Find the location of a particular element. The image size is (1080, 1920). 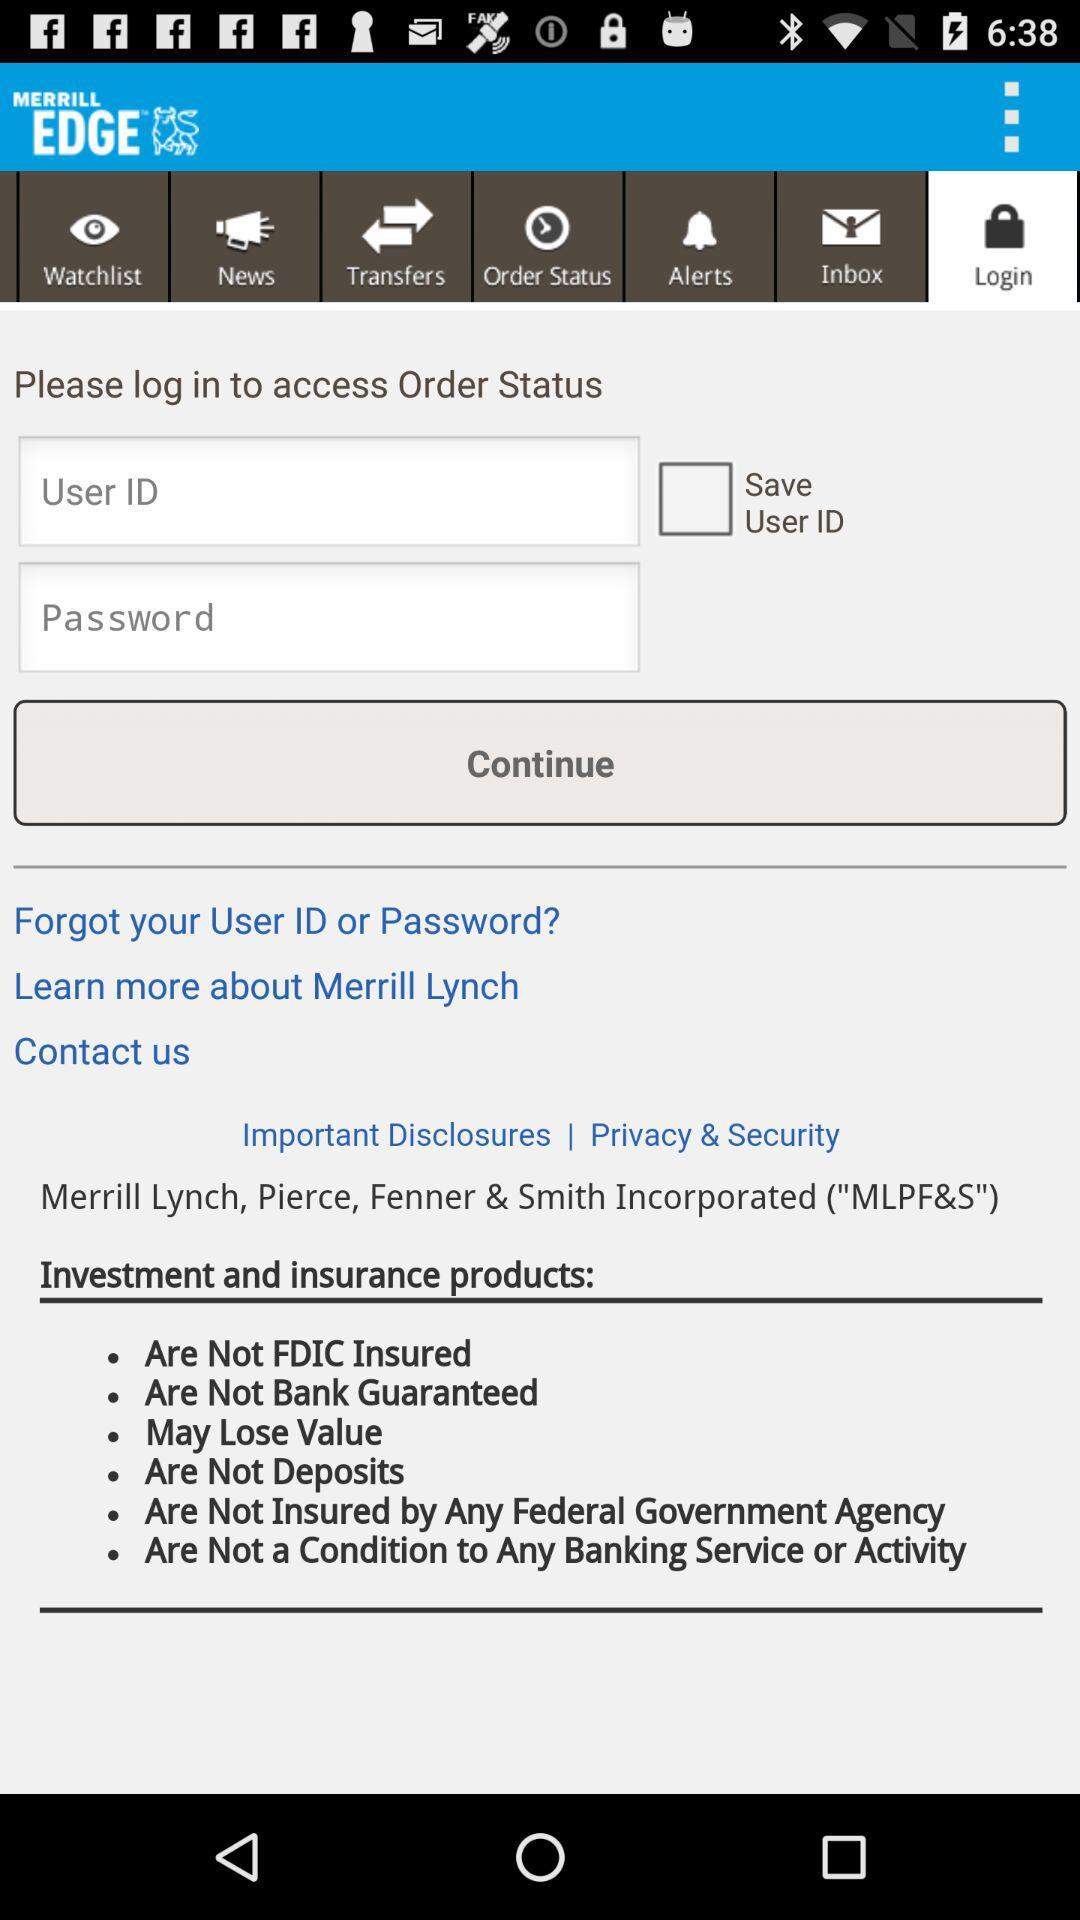

alerts is located at coordinates (698, 236).